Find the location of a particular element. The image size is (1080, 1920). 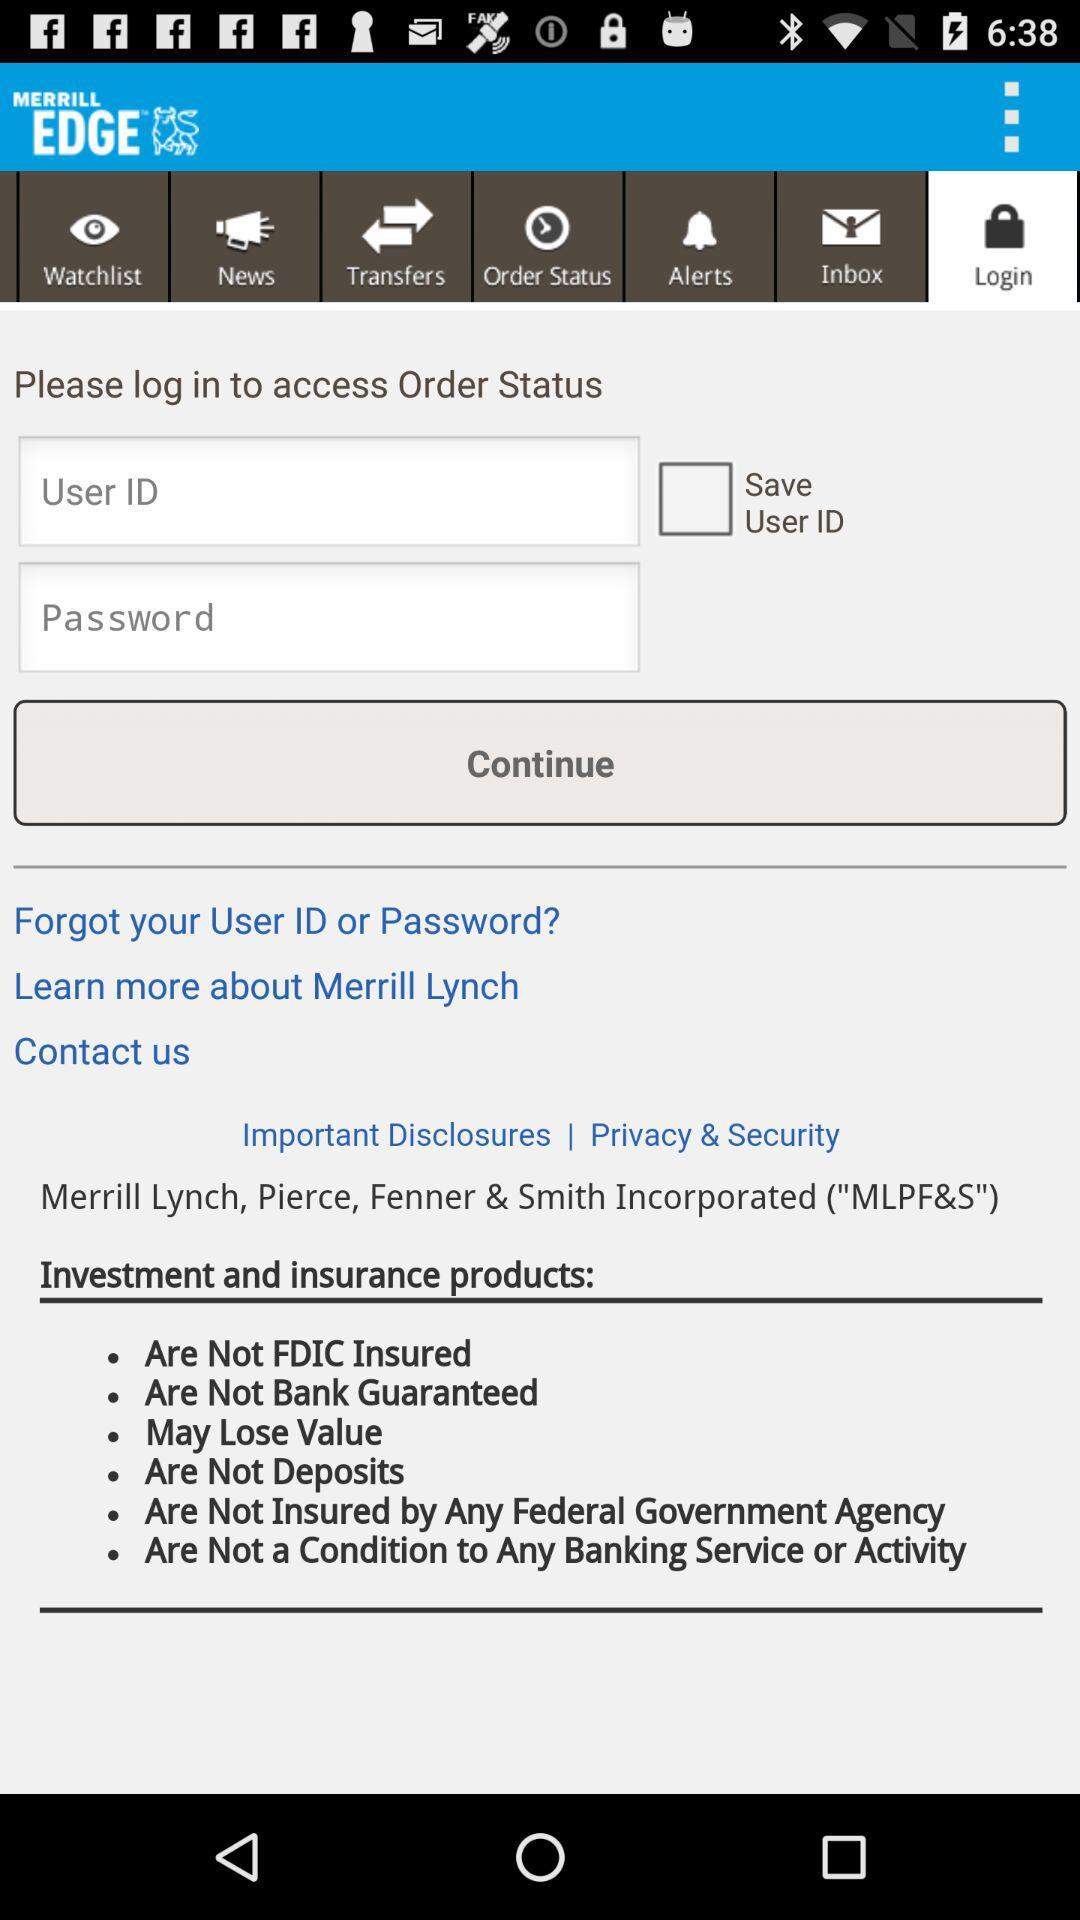

alerts is located at coordinates (698, 236).